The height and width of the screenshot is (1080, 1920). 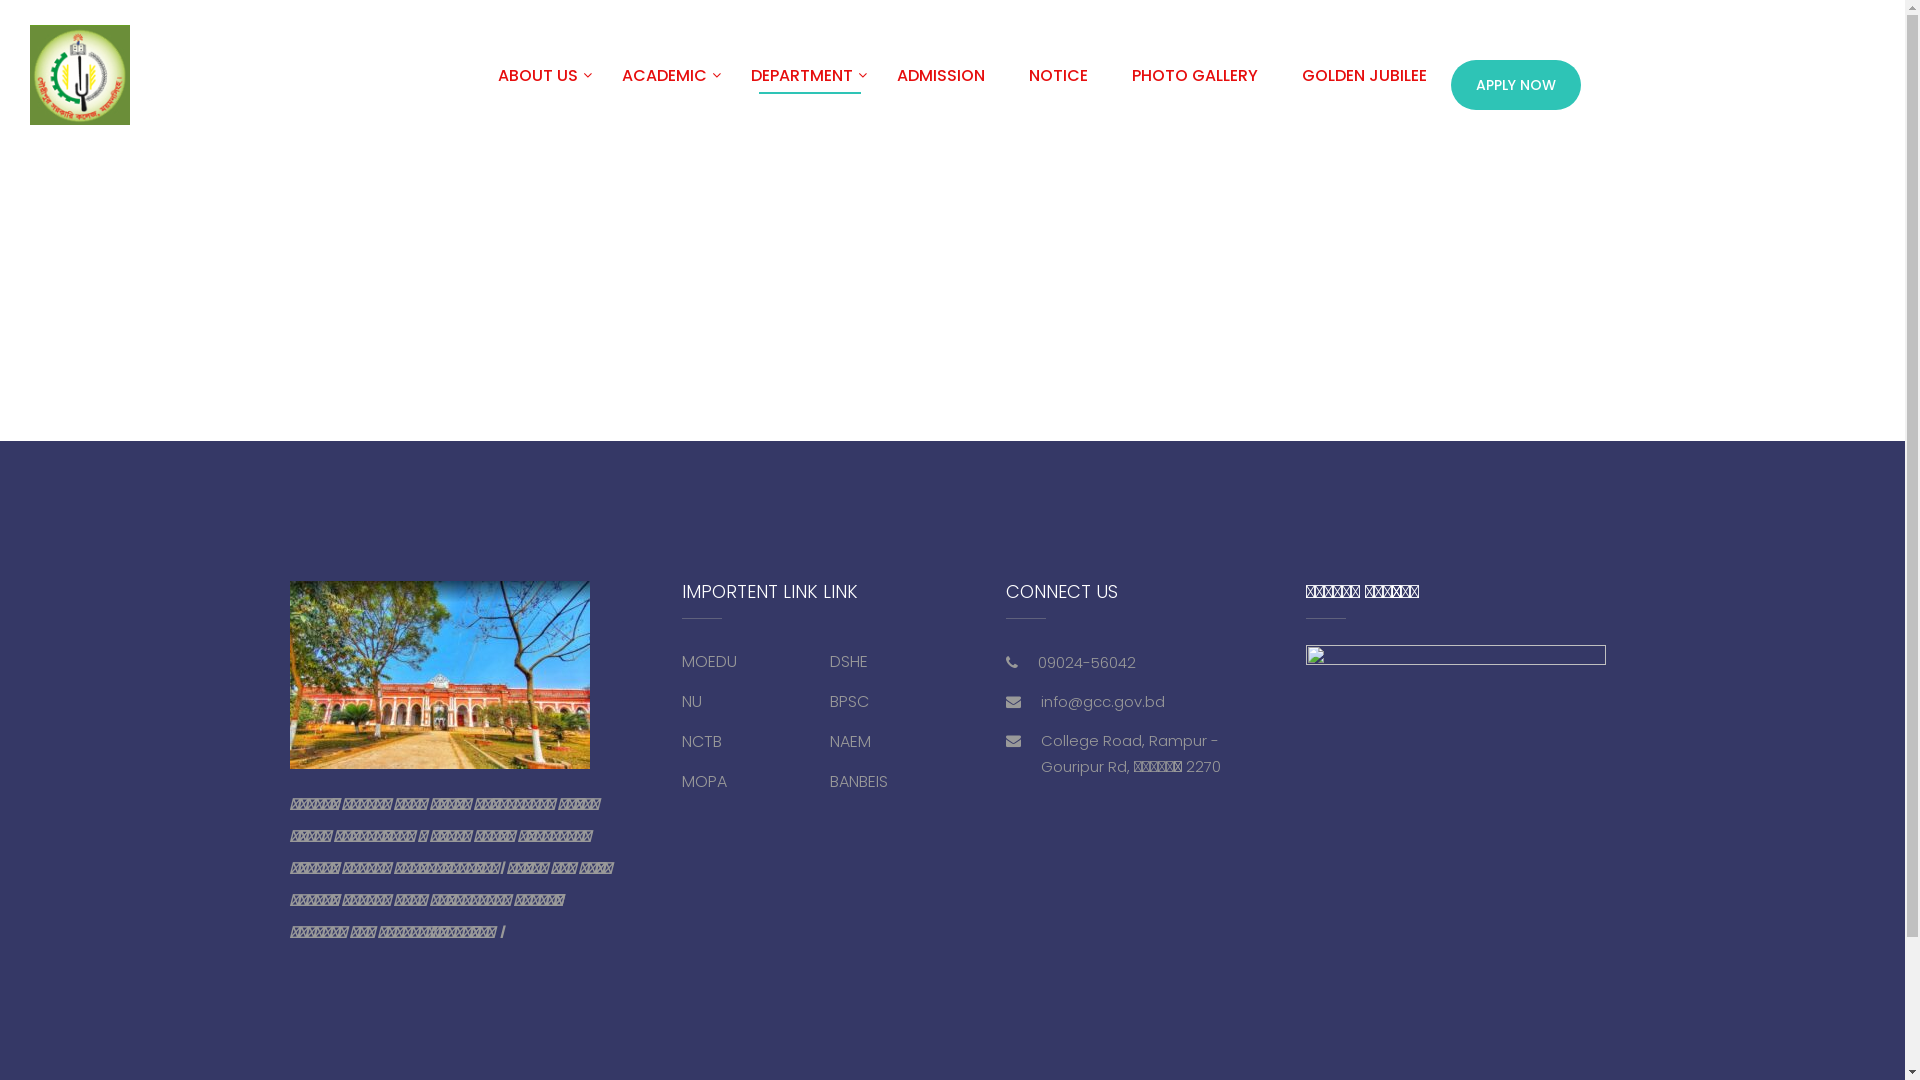 What do you see at coordinates (1195, 83) in the screenshot?
I see `'PHOTO GALLERY'` at bounding box center [1195, 83].